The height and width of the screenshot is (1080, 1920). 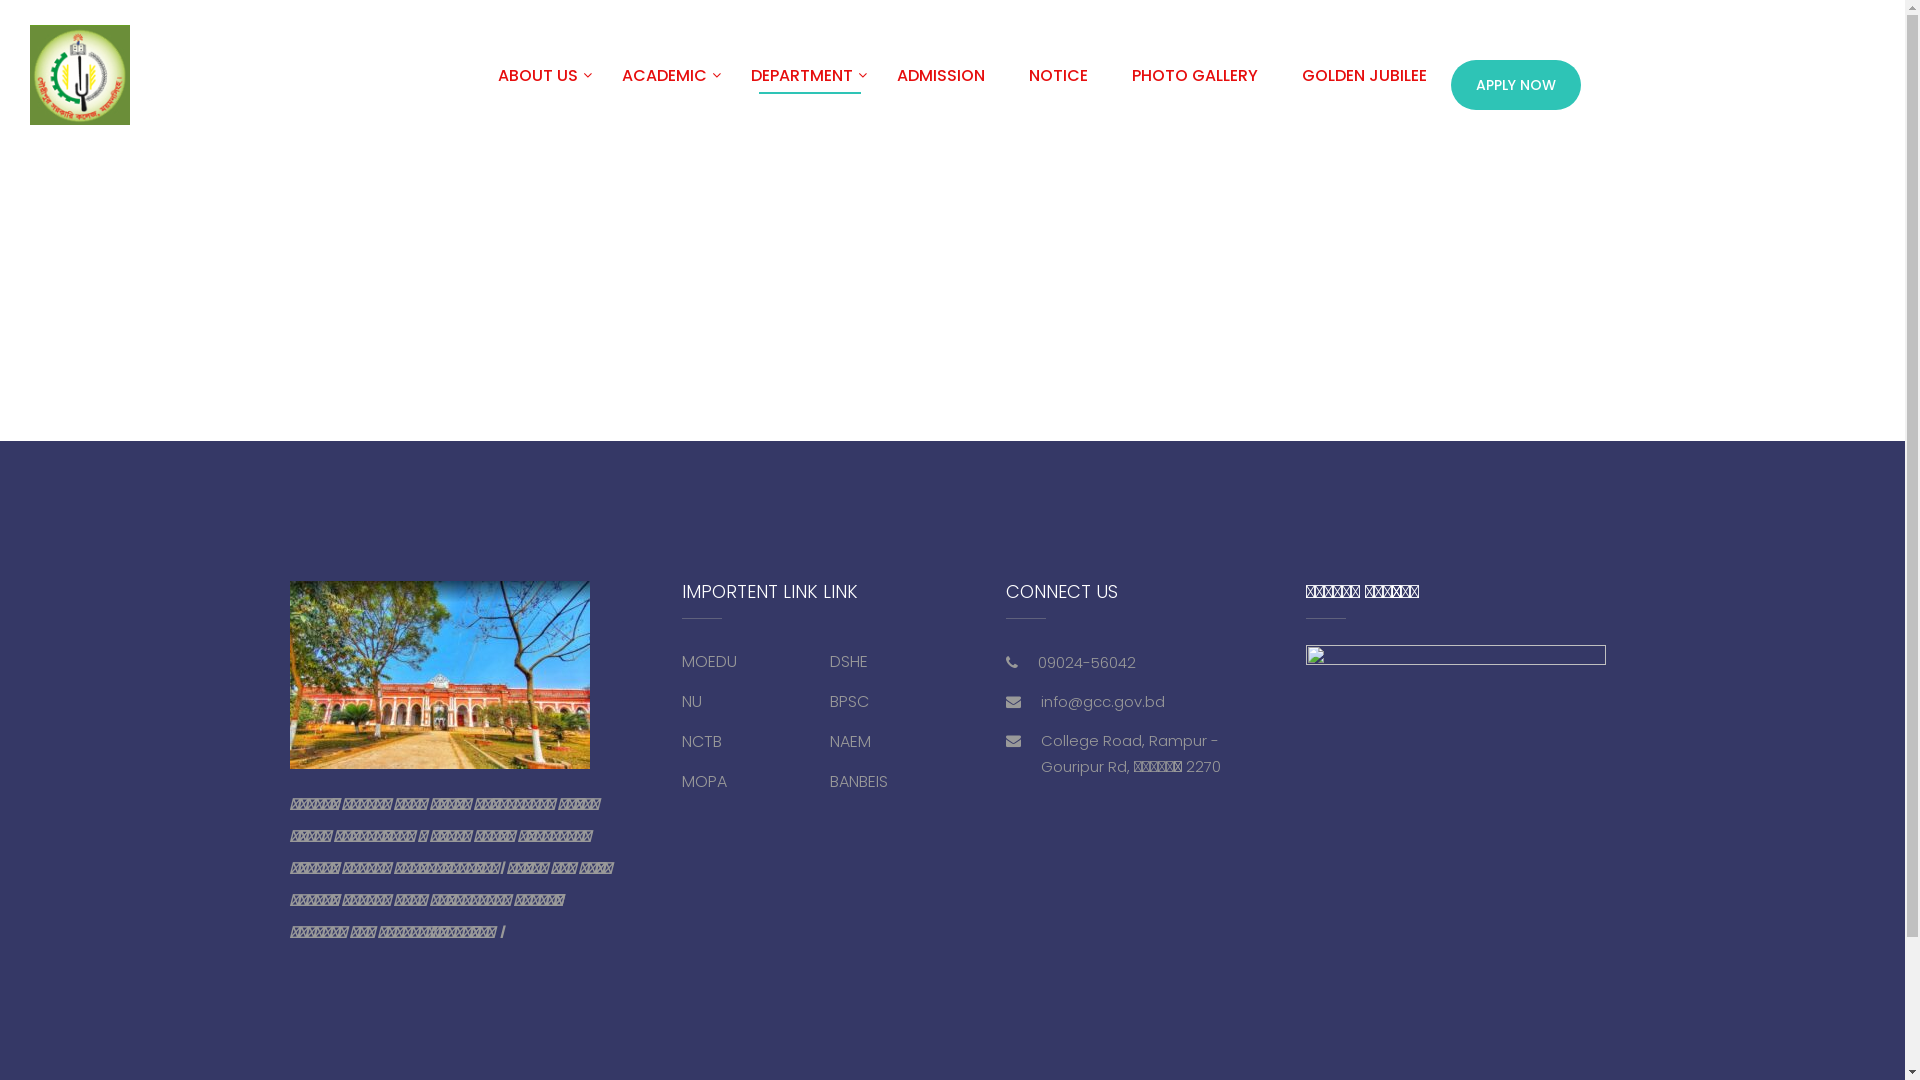 What do you see at coordinates (1195, 83) in the screenshot?
I see `'PHOTO GALLERY'` at bounding box center [1195, 83].